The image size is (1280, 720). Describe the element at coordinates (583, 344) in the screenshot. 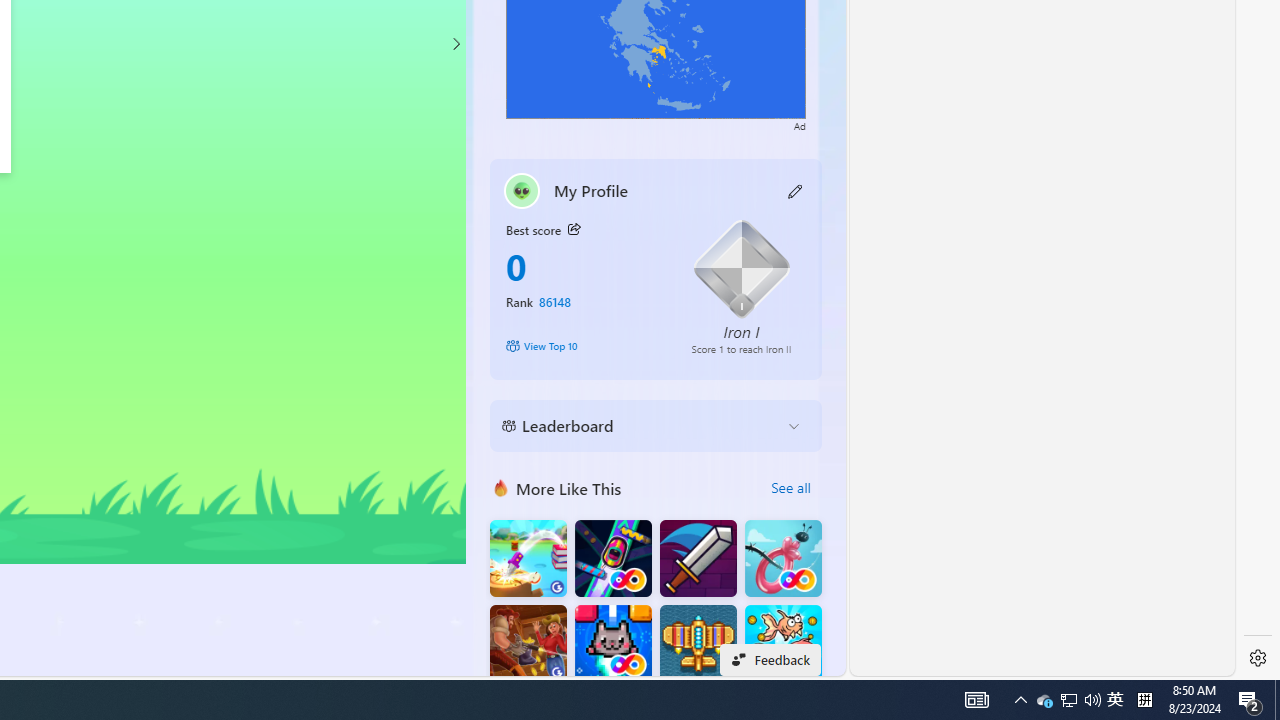

I see `'View Top 10'` at that location.